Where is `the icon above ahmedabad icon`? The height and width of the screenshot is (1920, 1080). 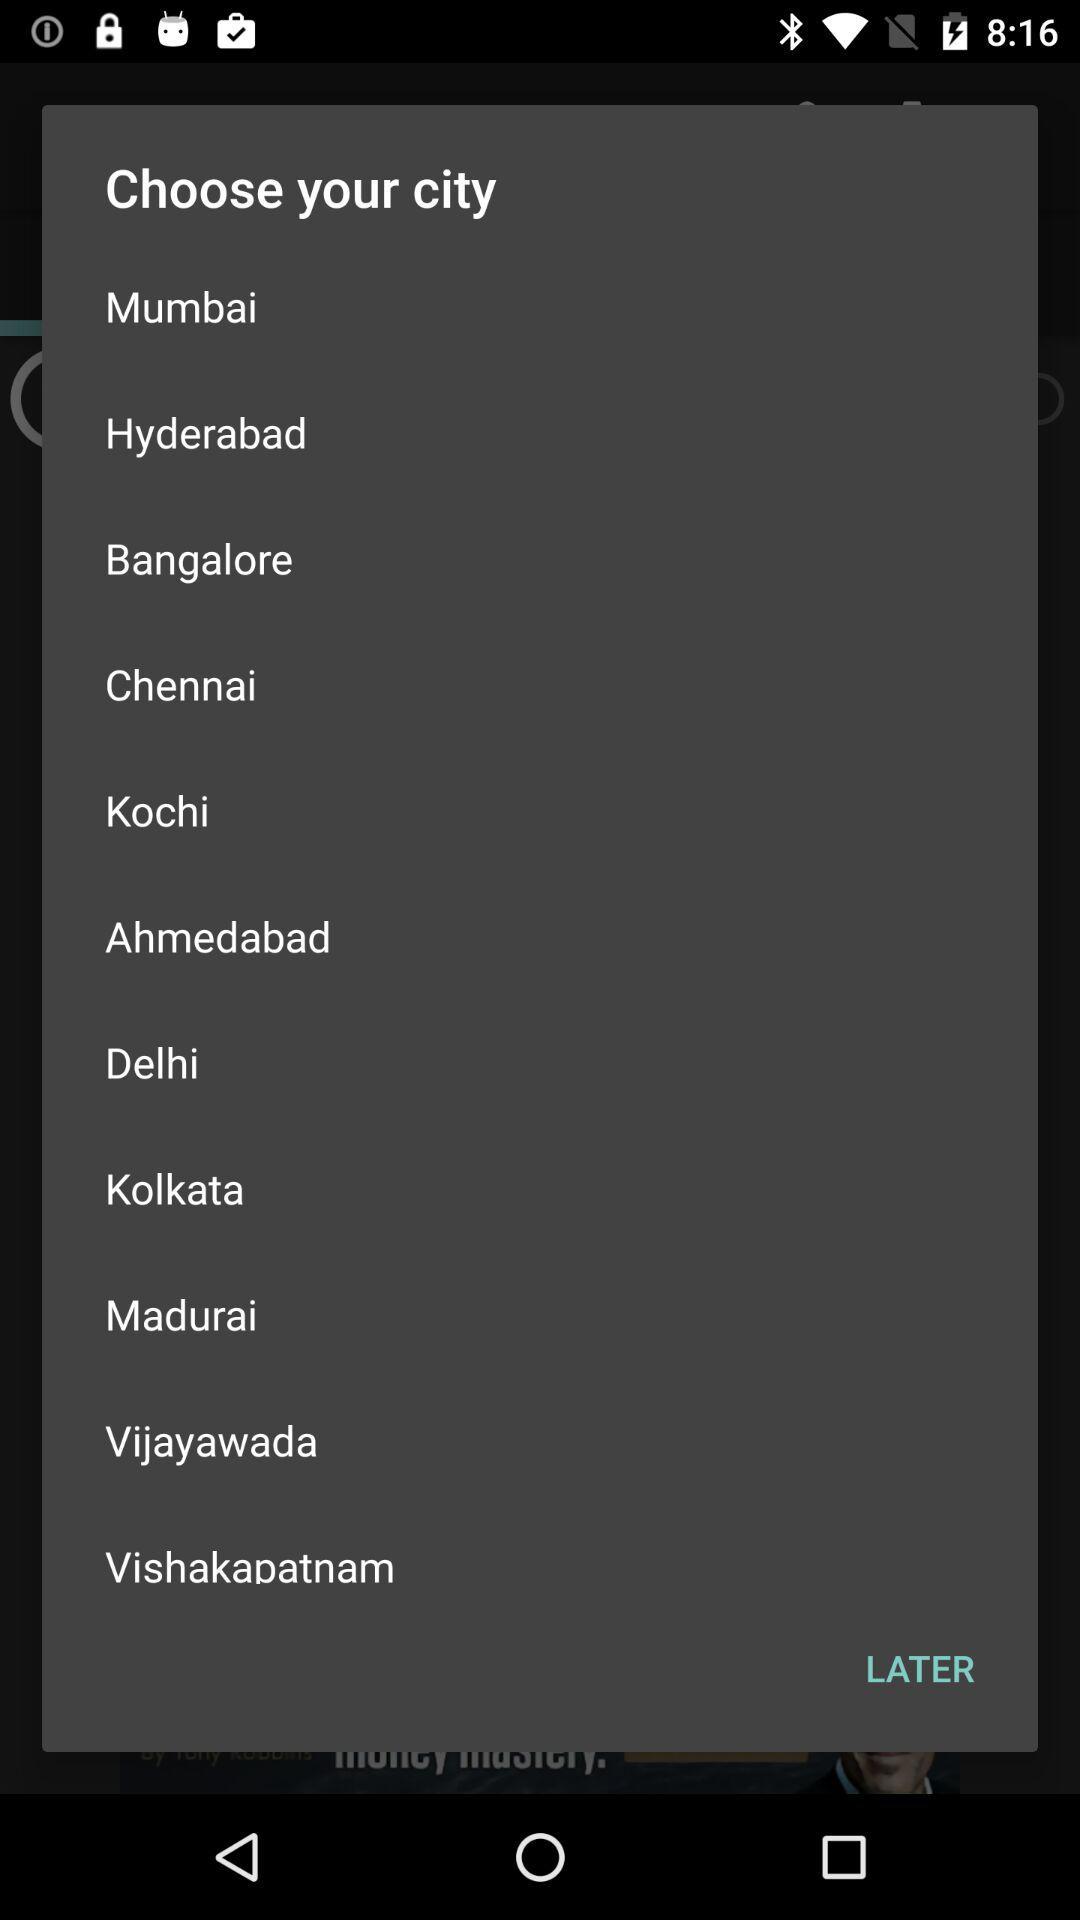 the icon above ahmedabad icon is located at coordinates (540, 810).